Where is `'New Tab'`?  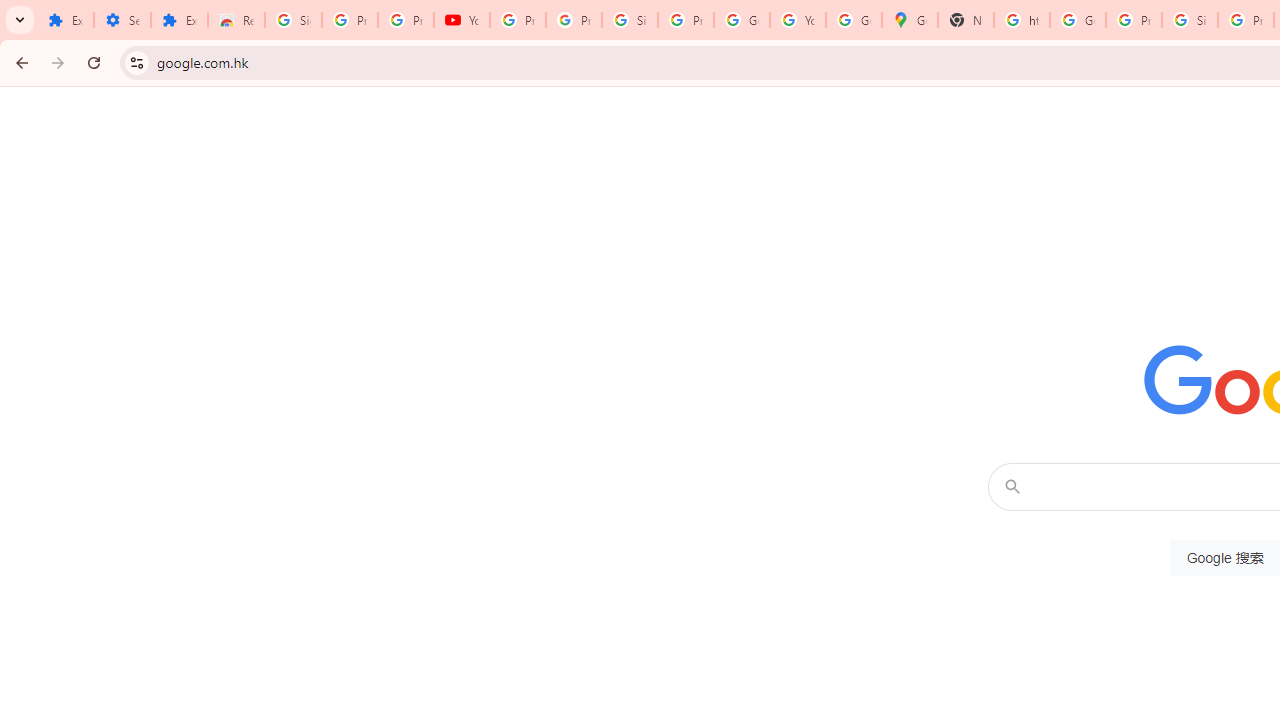
'New Tab' is located at coordinates (966, 20).